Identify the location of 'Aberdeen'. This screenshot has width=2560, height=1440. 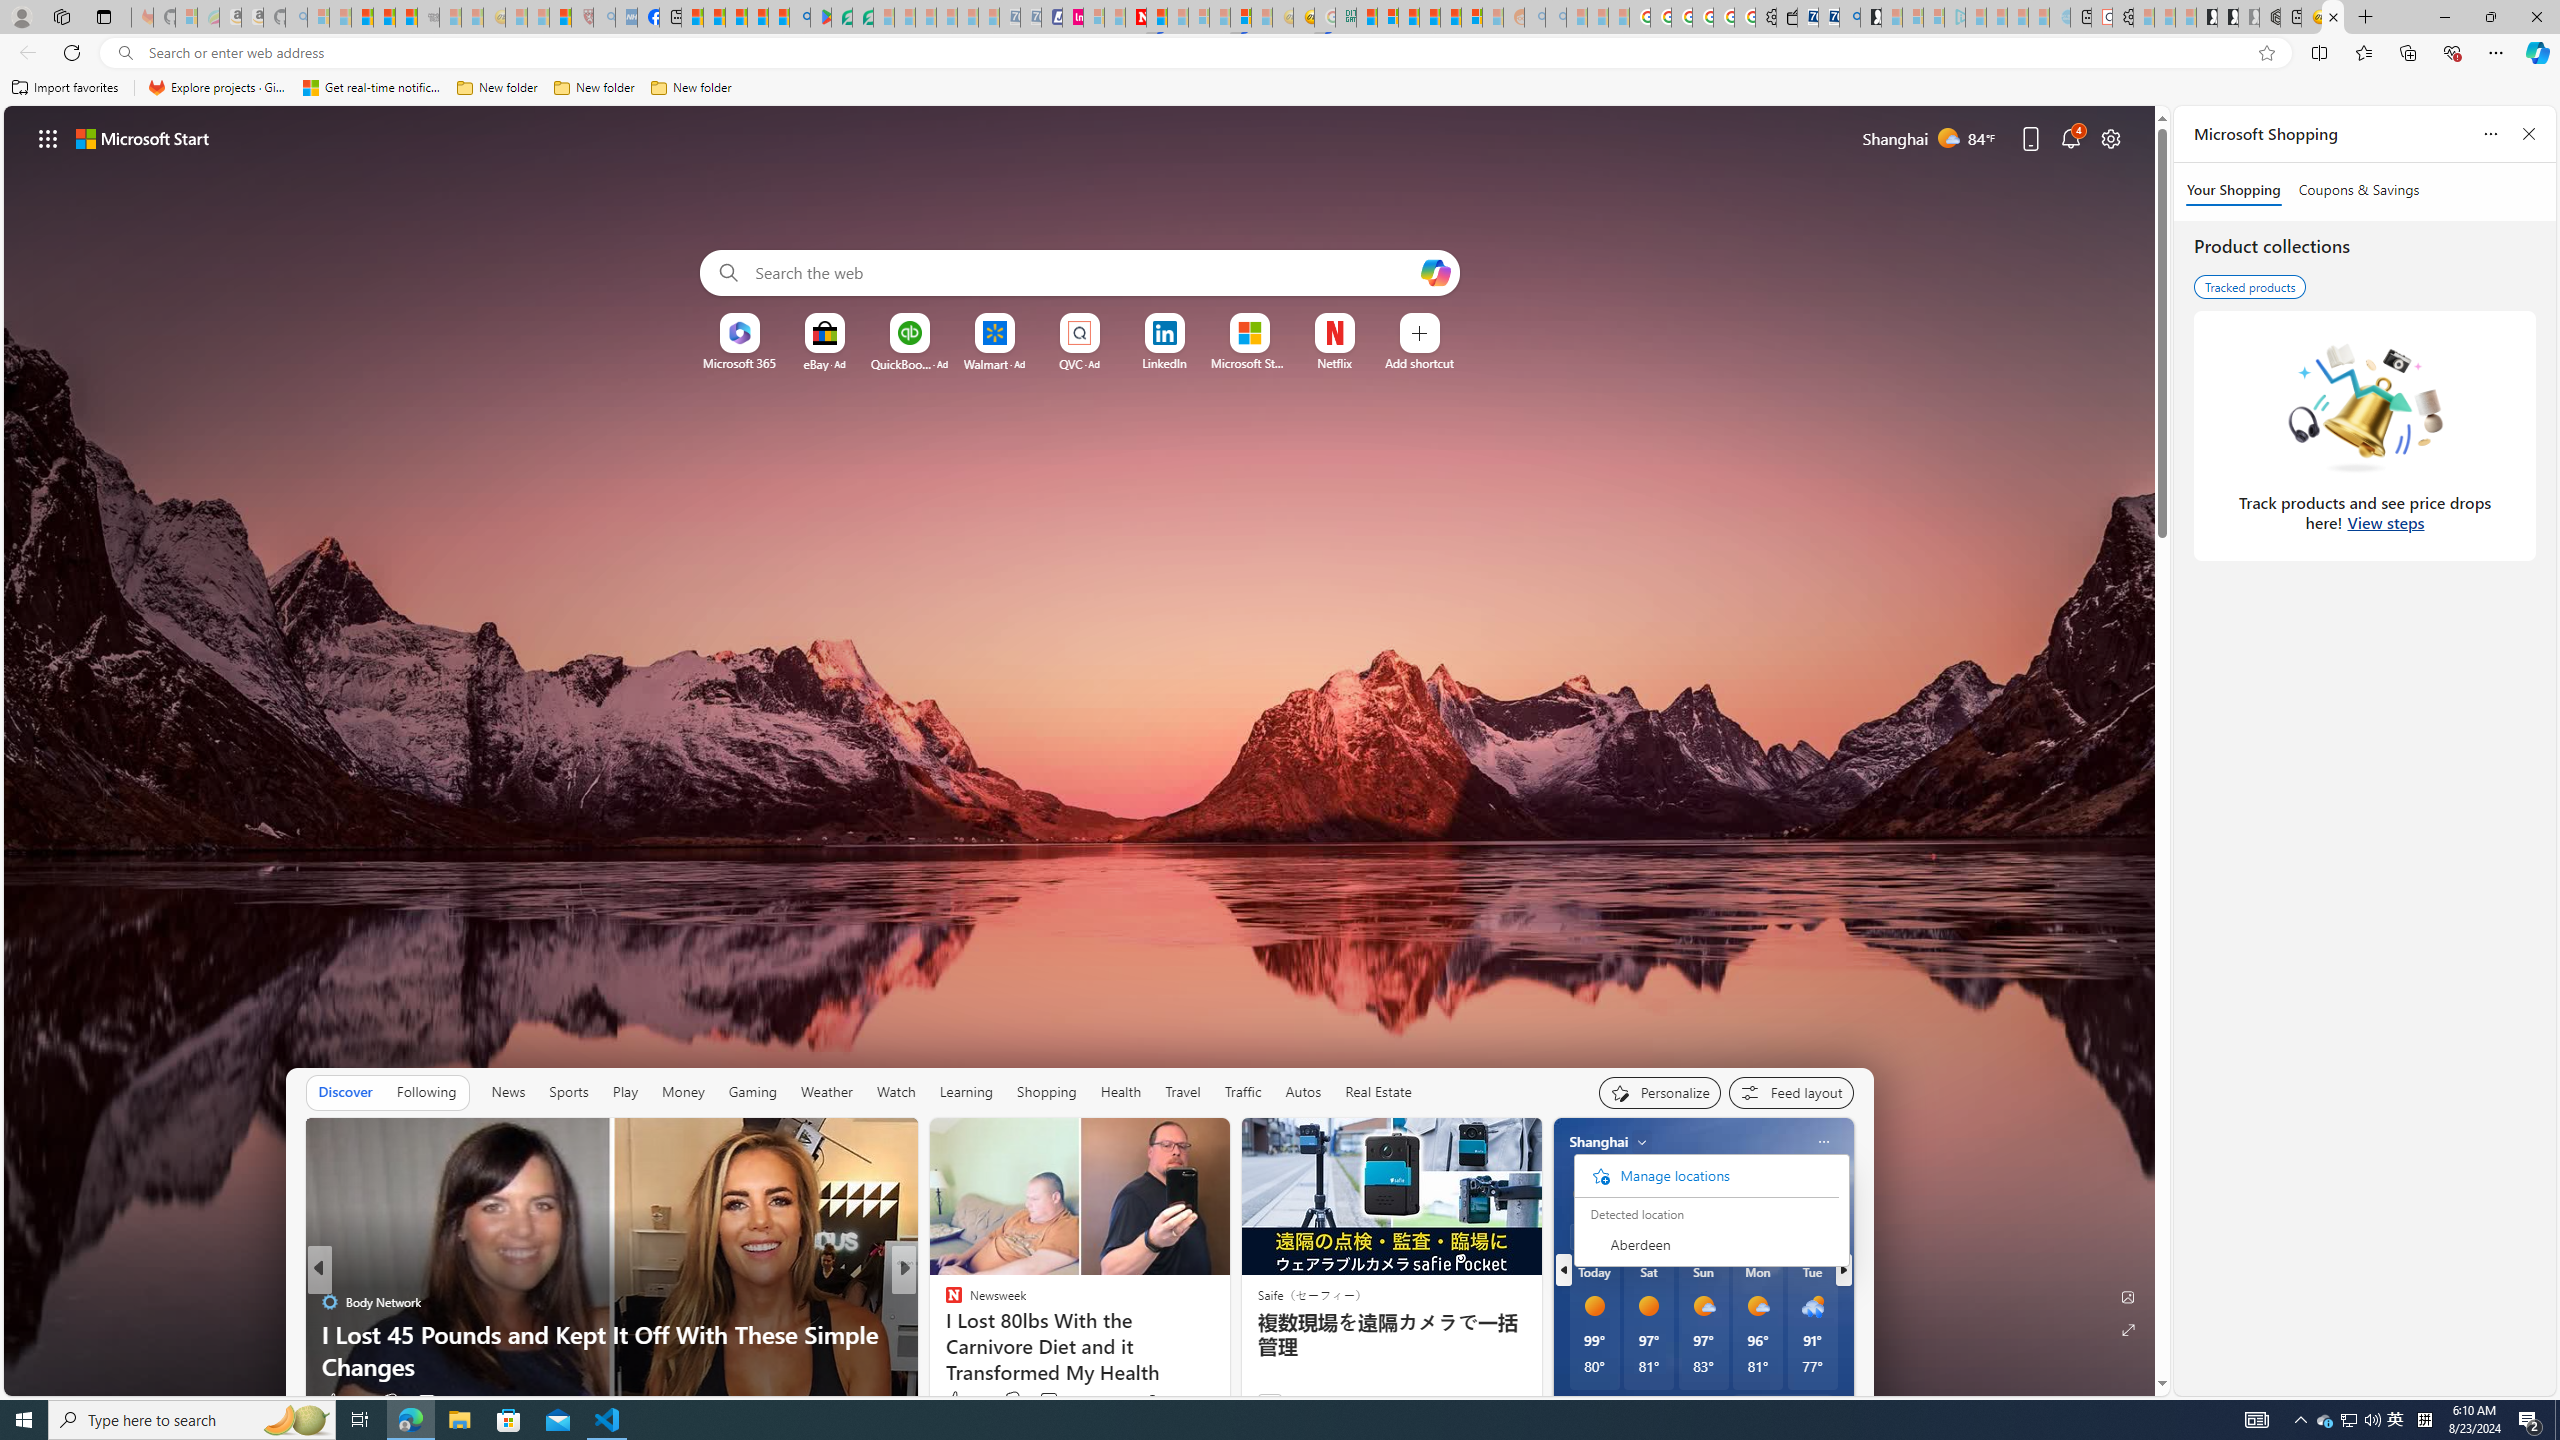
(1705, 1244).